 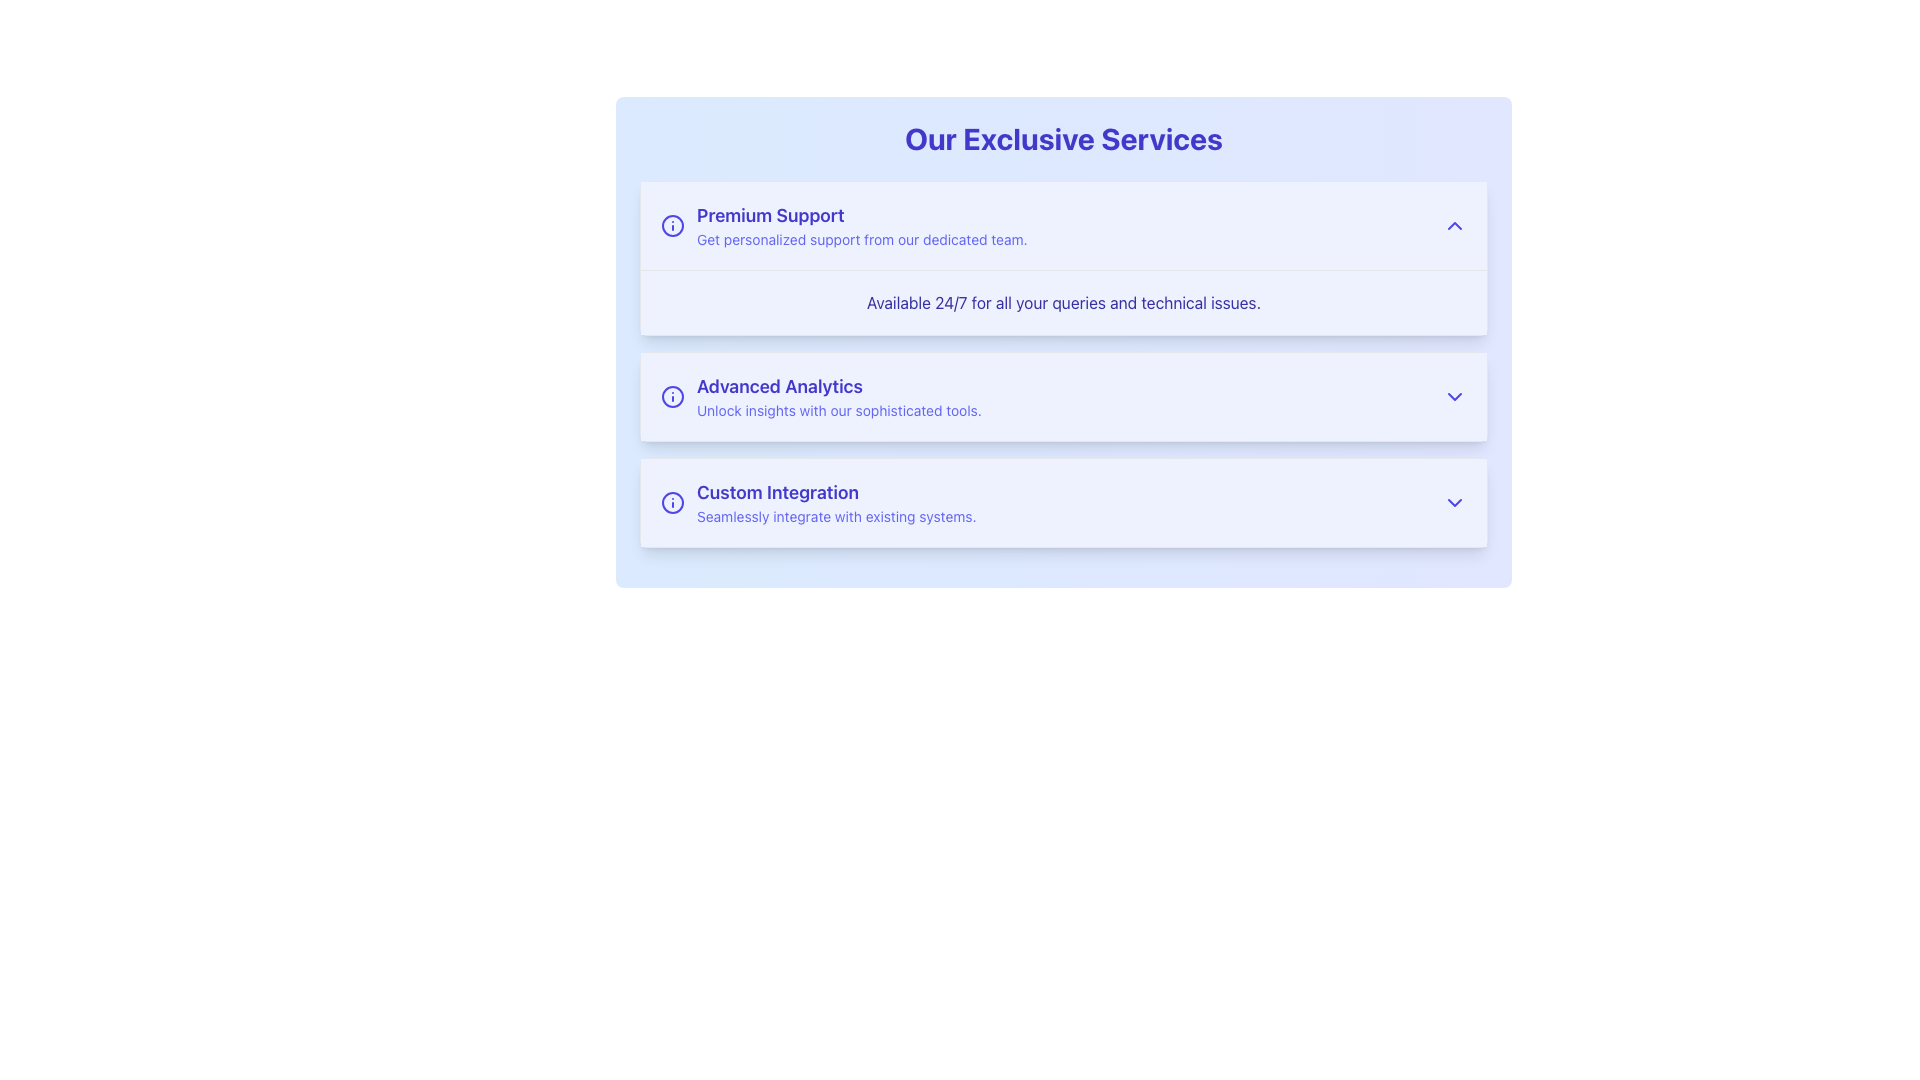 What do you see at coordinates (1063, 257) in the screenshot?
I see `information displayed in the first collapsible card titled 'Premium Support' located under 'Our Exclusive Services'` at bounding box center [1063, 257].